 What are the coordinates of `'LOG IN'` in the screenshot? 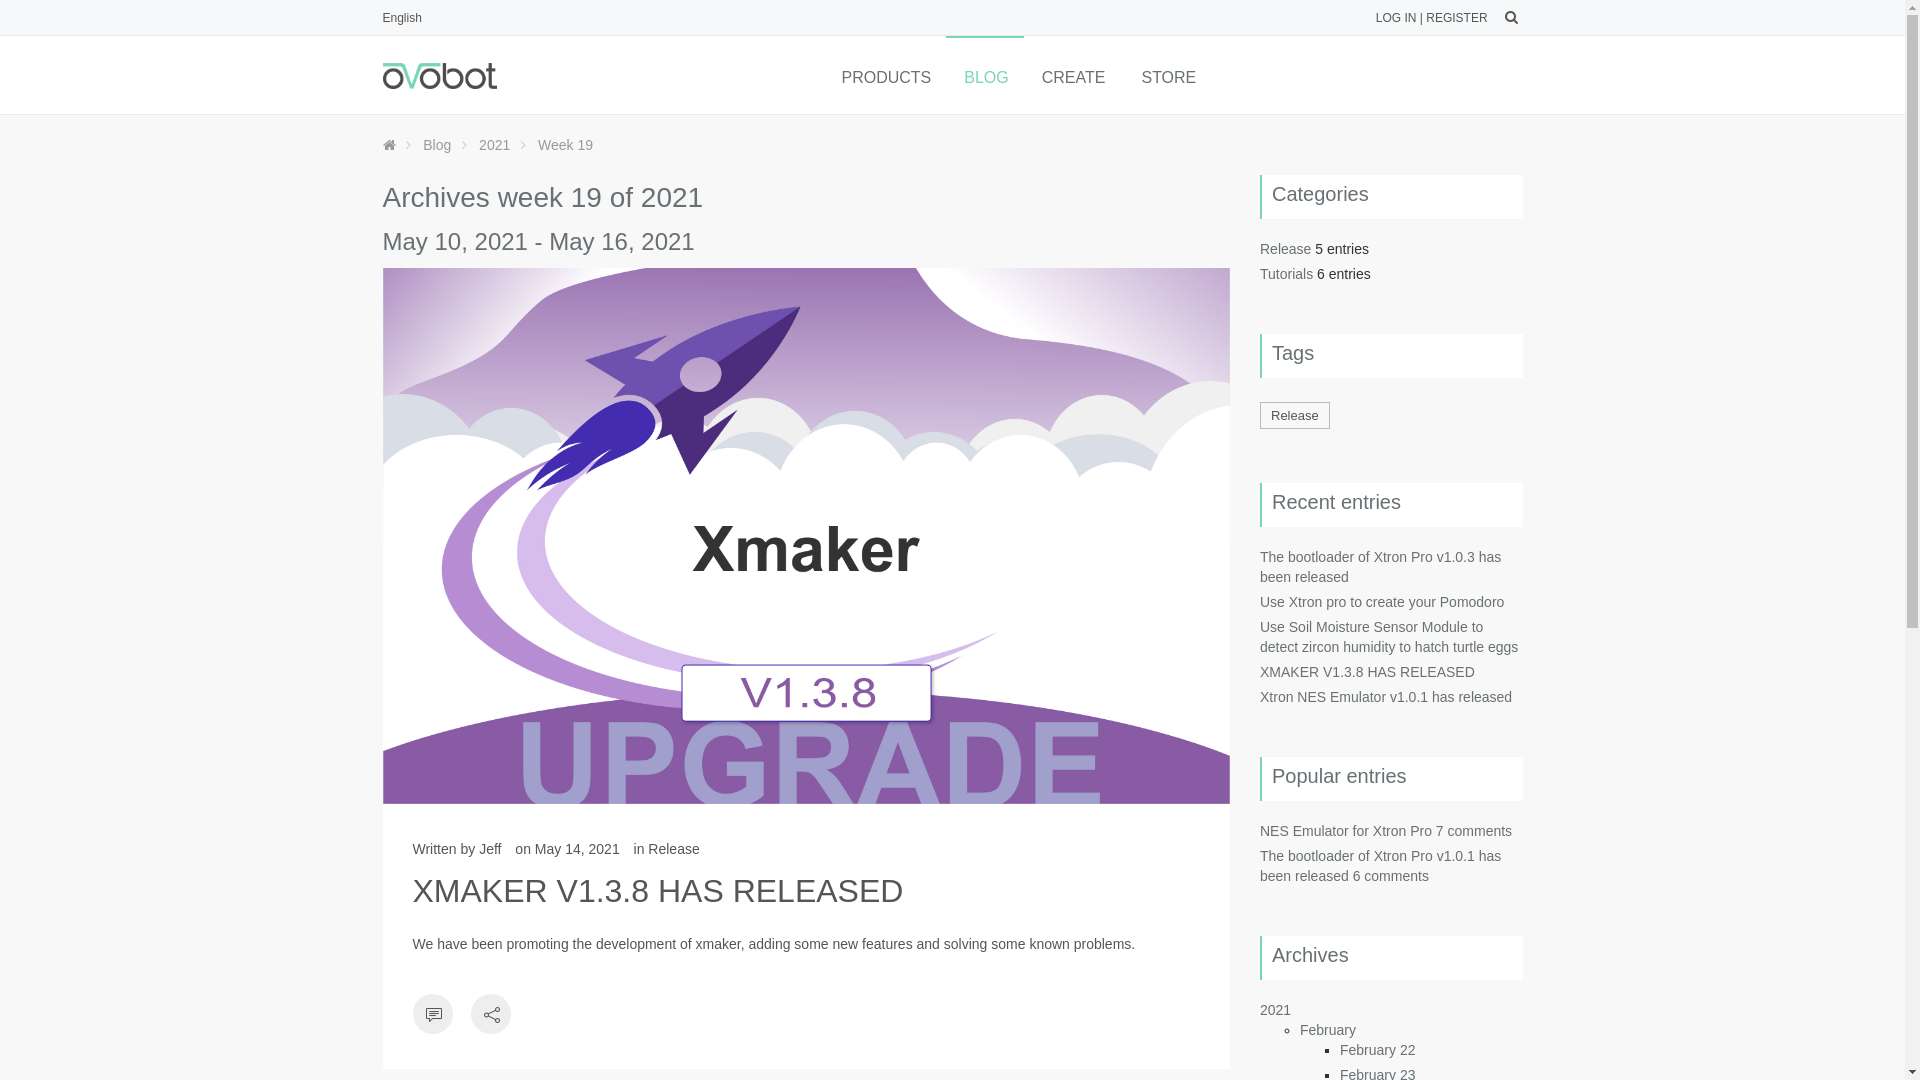 It's located at (1395, 18).